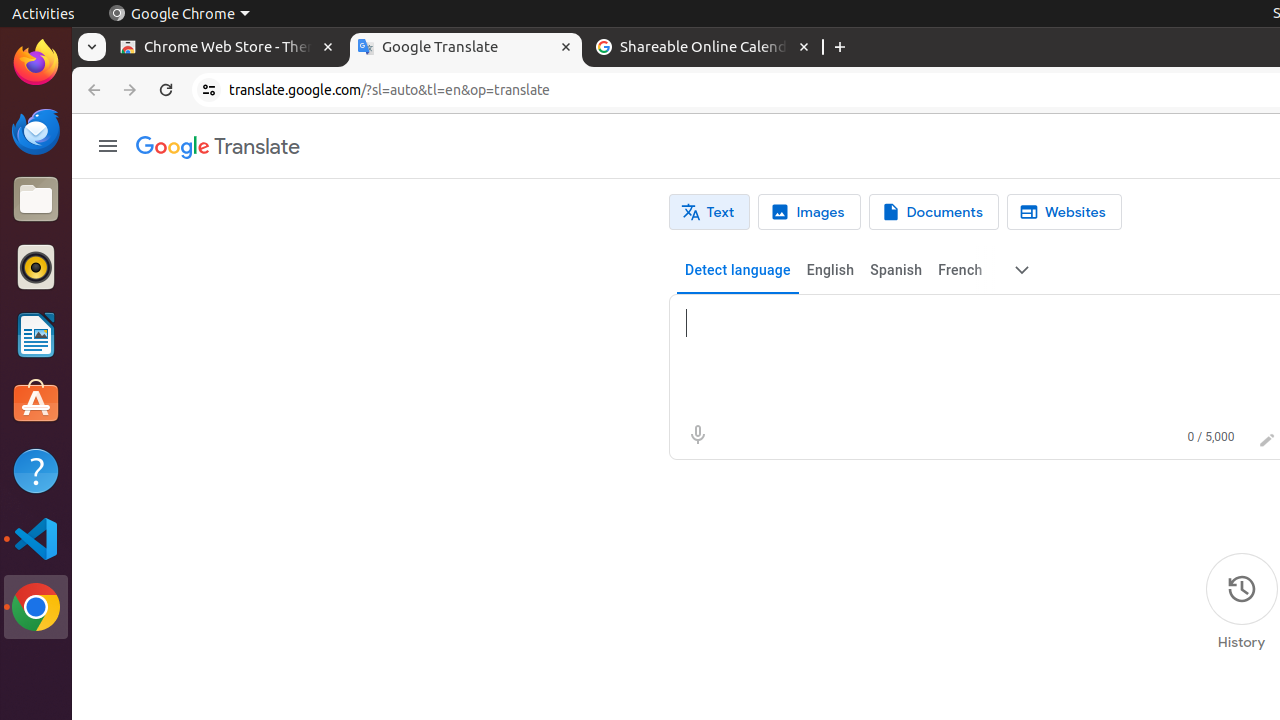 The height and width of the screenshot is (720, 1280). What do you see at coordinates (697, 434) in the screenshot?
I see `'Translate by voice'` at bounding box center [697, 434].